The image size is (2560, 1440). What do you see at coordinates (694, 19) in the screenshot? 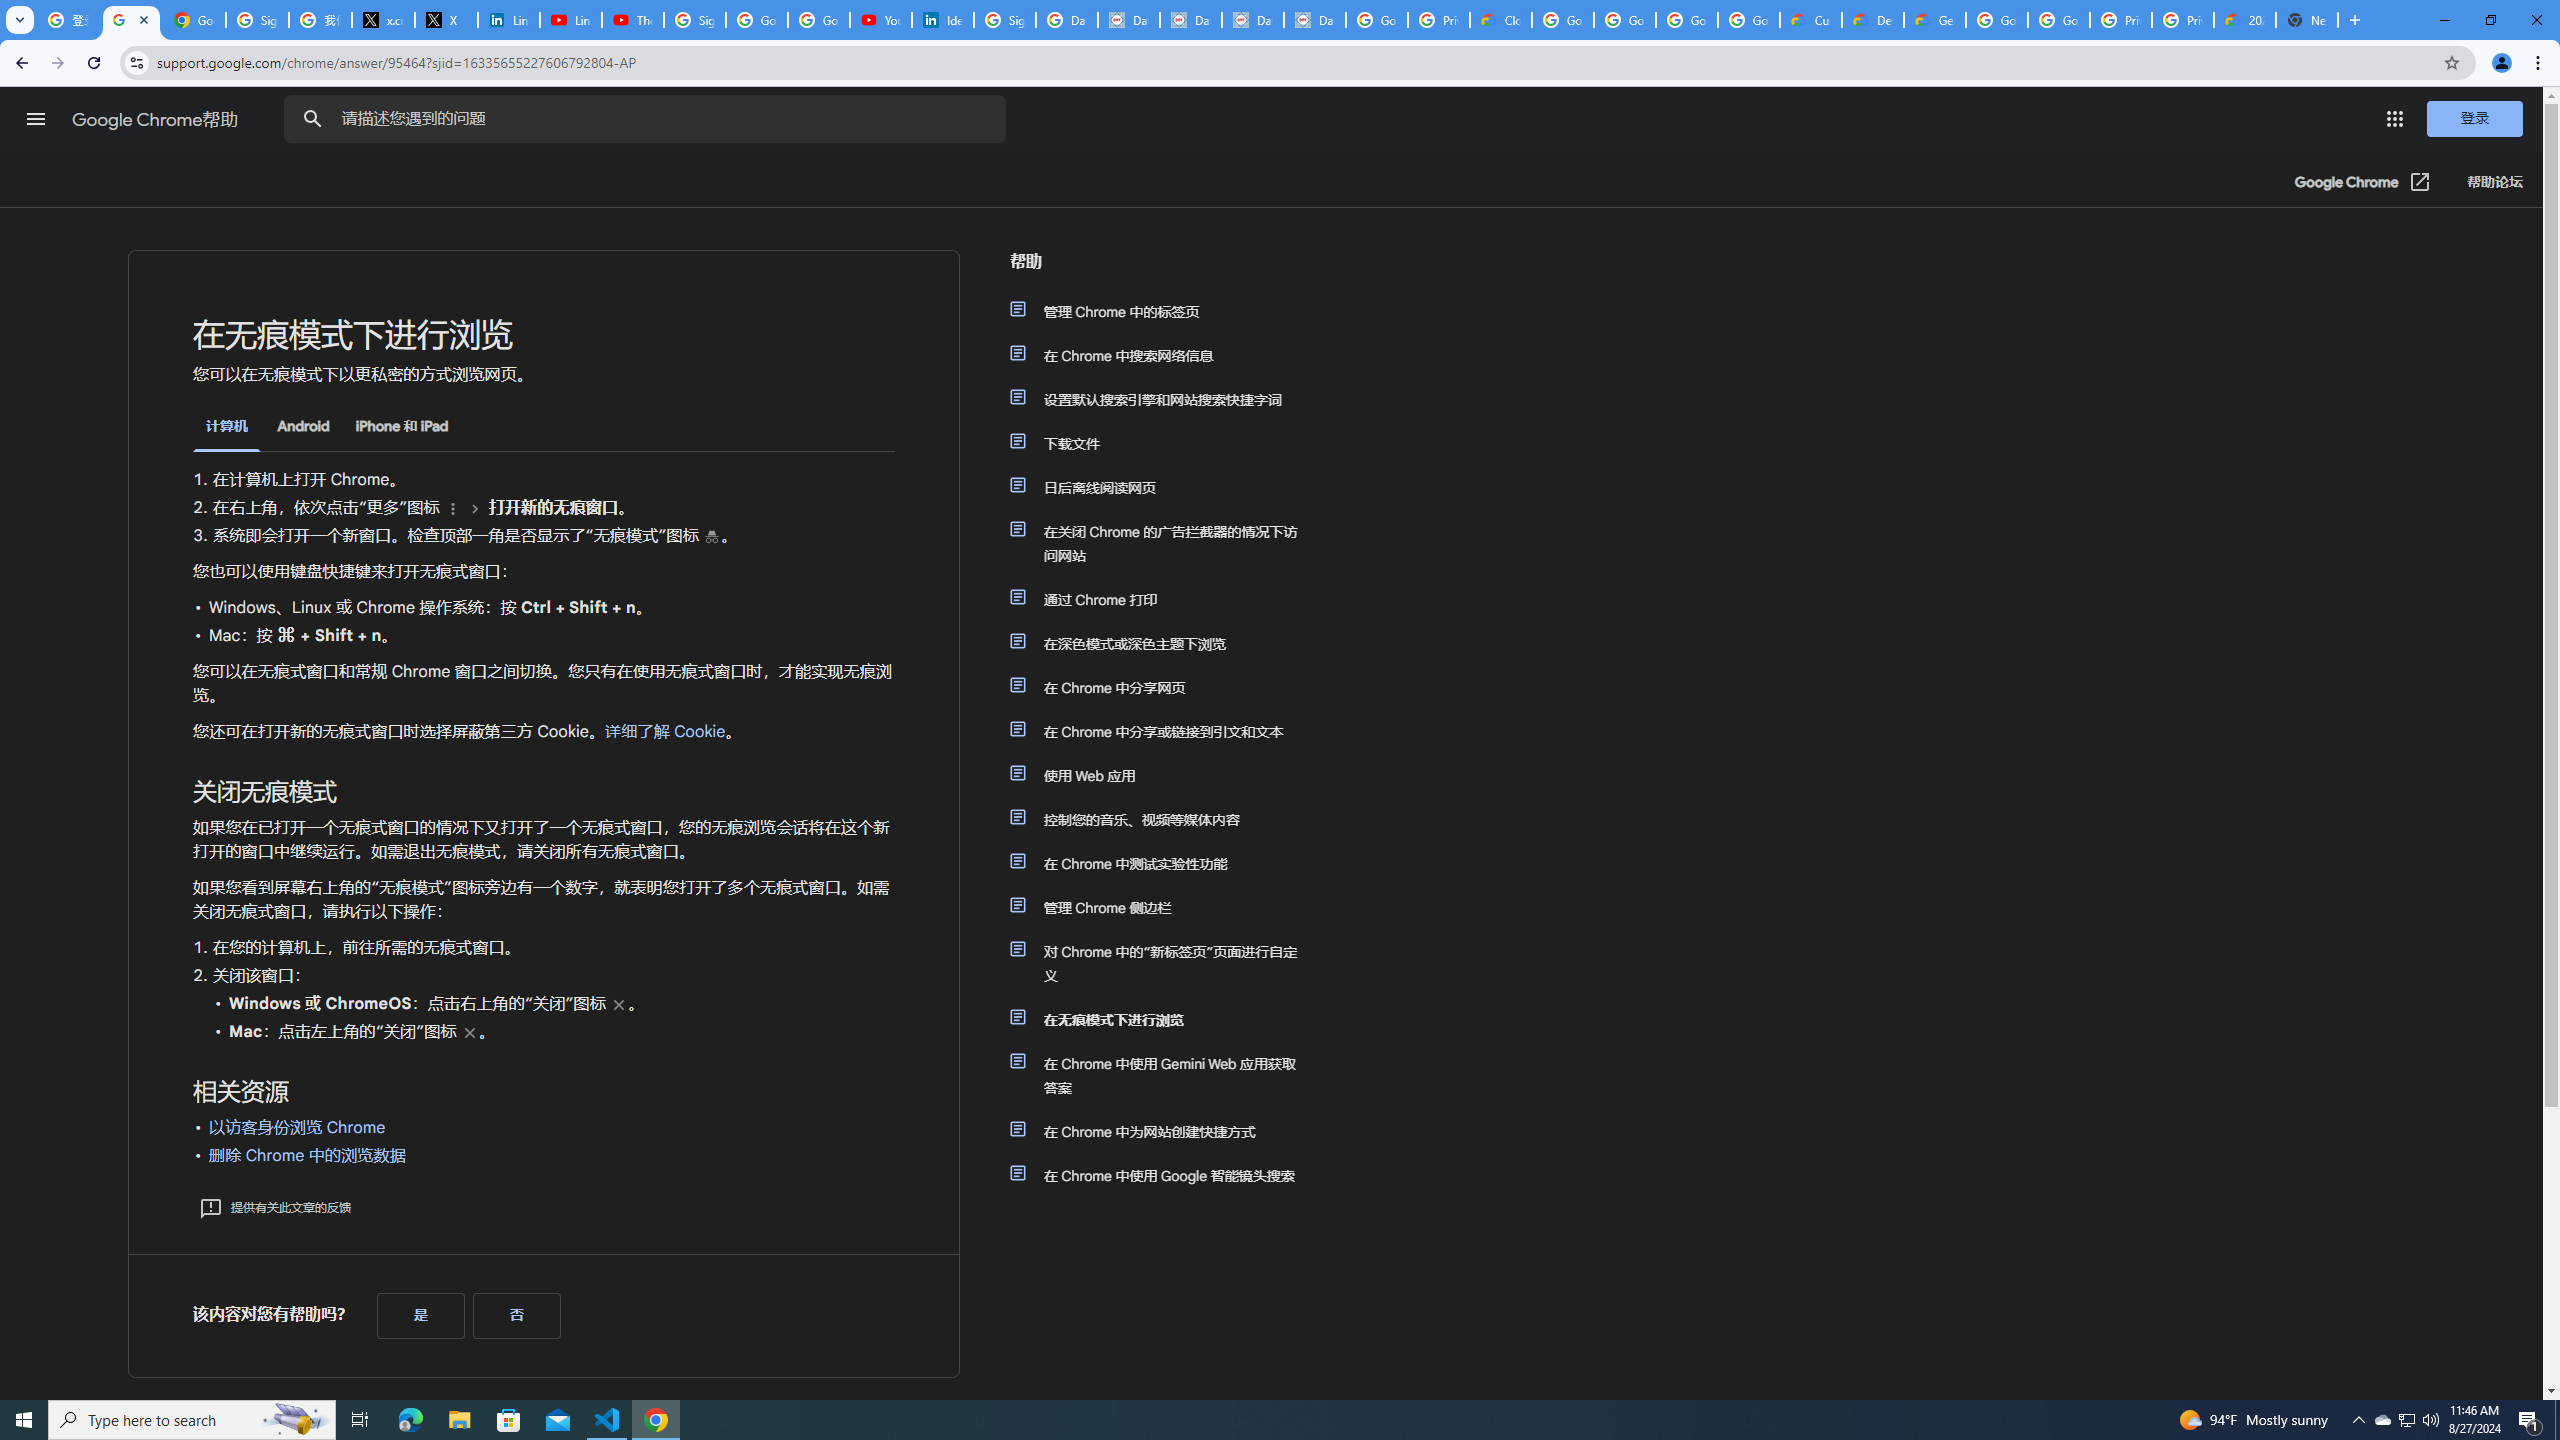
I see `'Sign in - Google Accounts'` at bounding box center [694, 19].